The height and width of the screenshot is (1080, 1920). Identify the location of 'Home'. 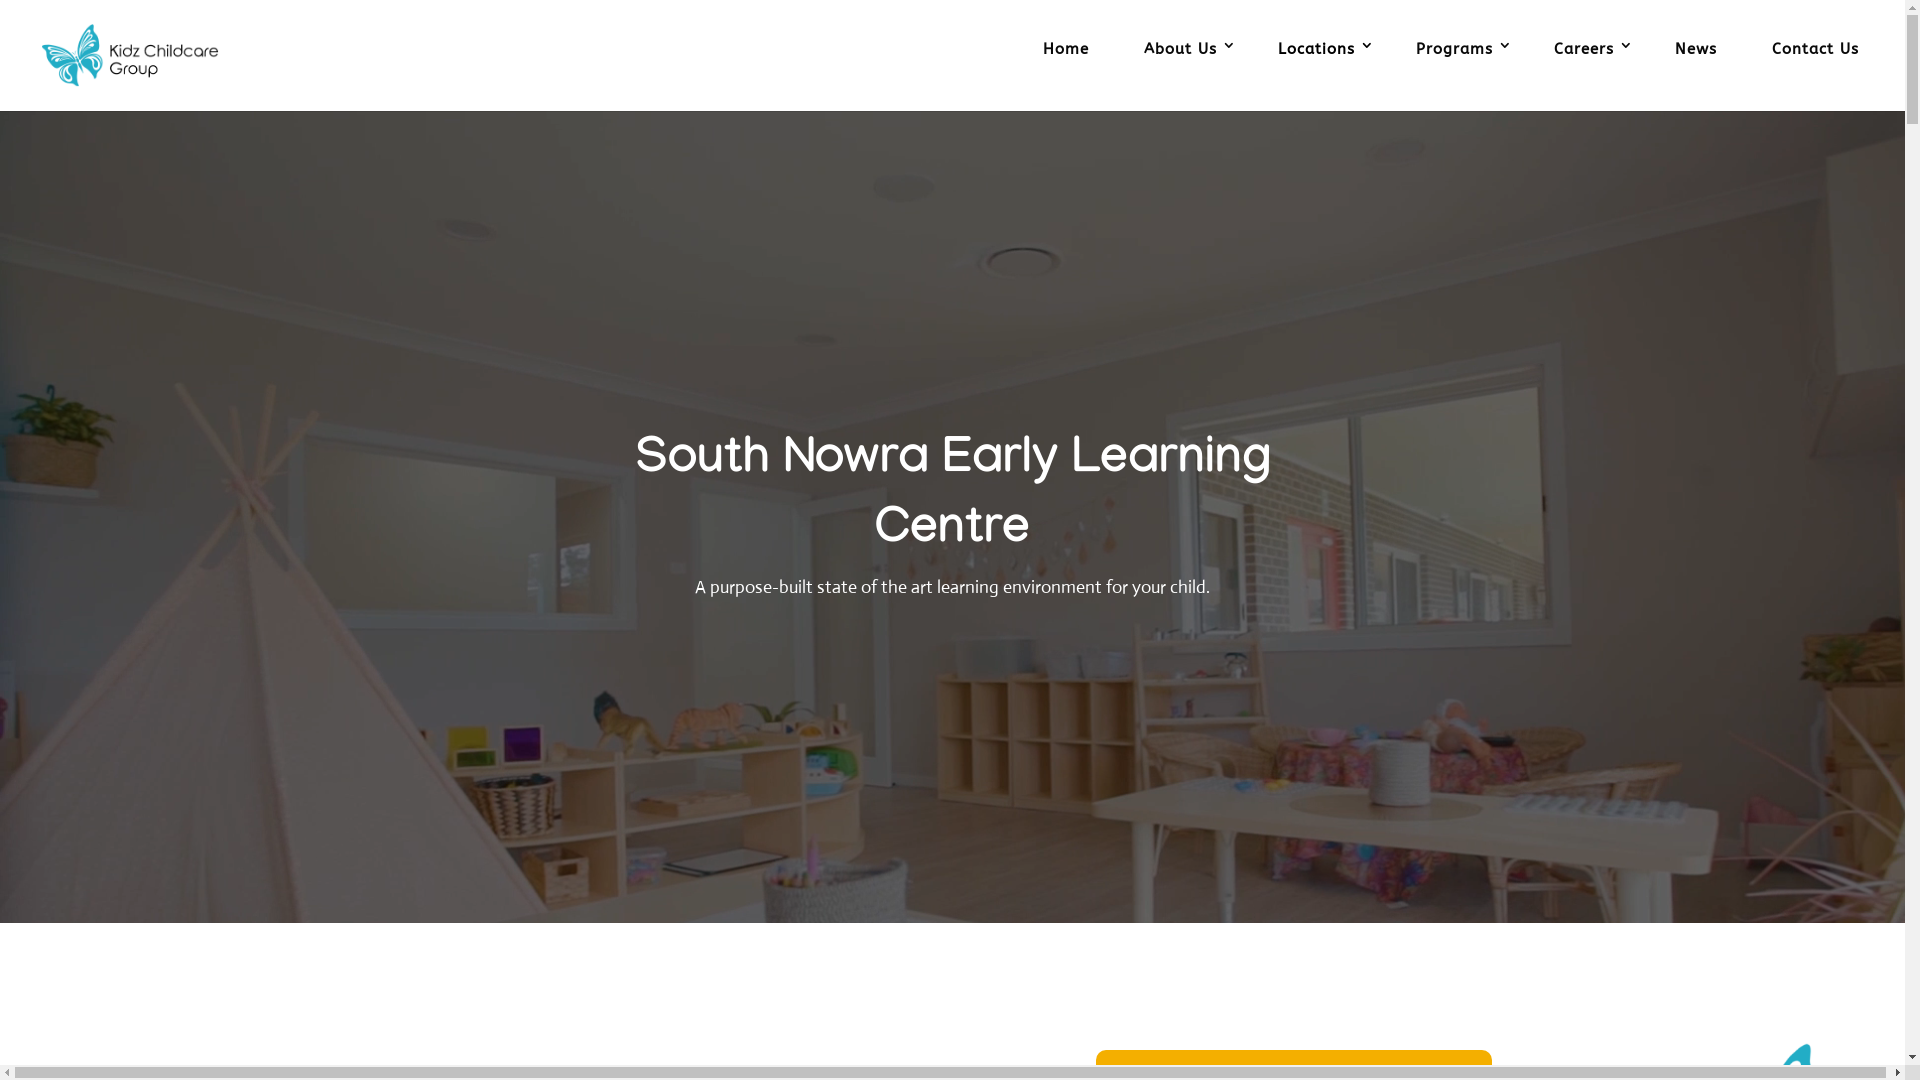
(1064, 68).